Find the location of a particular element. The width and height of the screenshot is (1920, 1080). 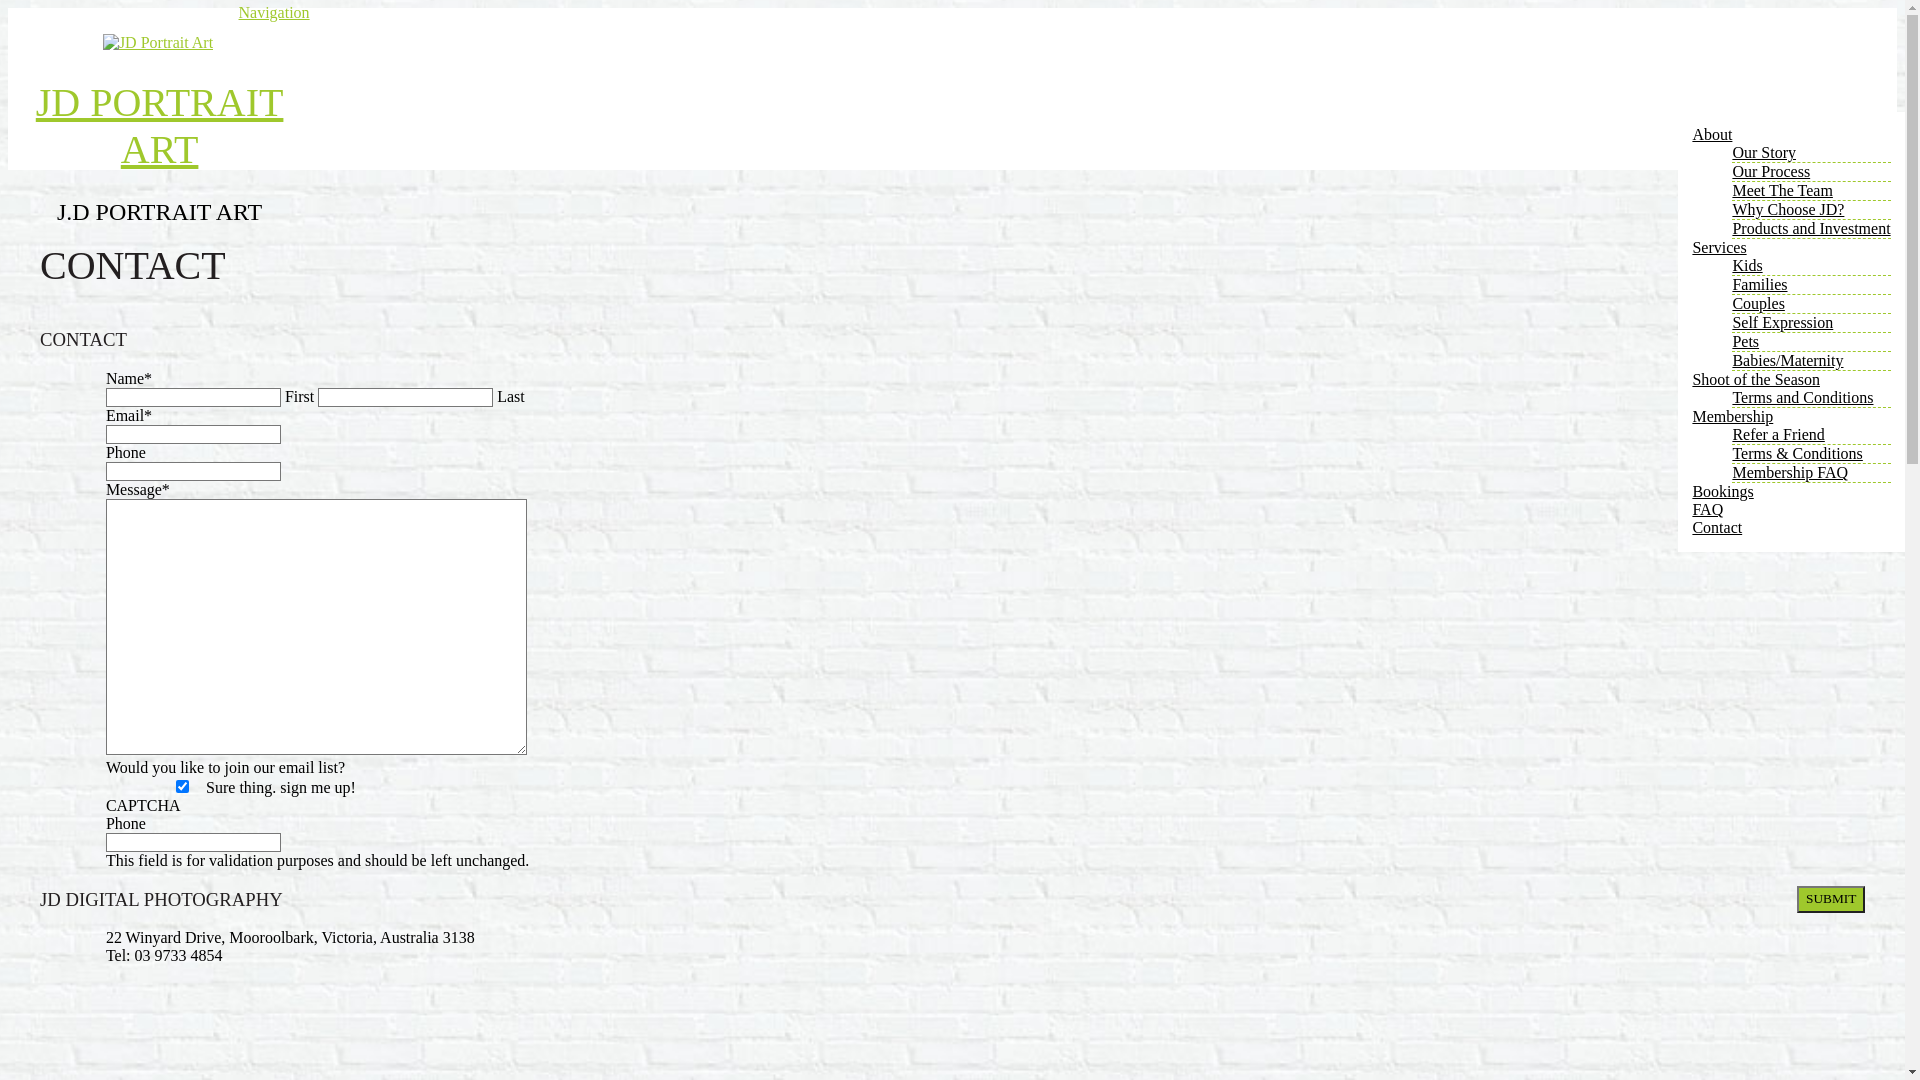

'Refer a Friend' is located at coordinates (1731, 433).